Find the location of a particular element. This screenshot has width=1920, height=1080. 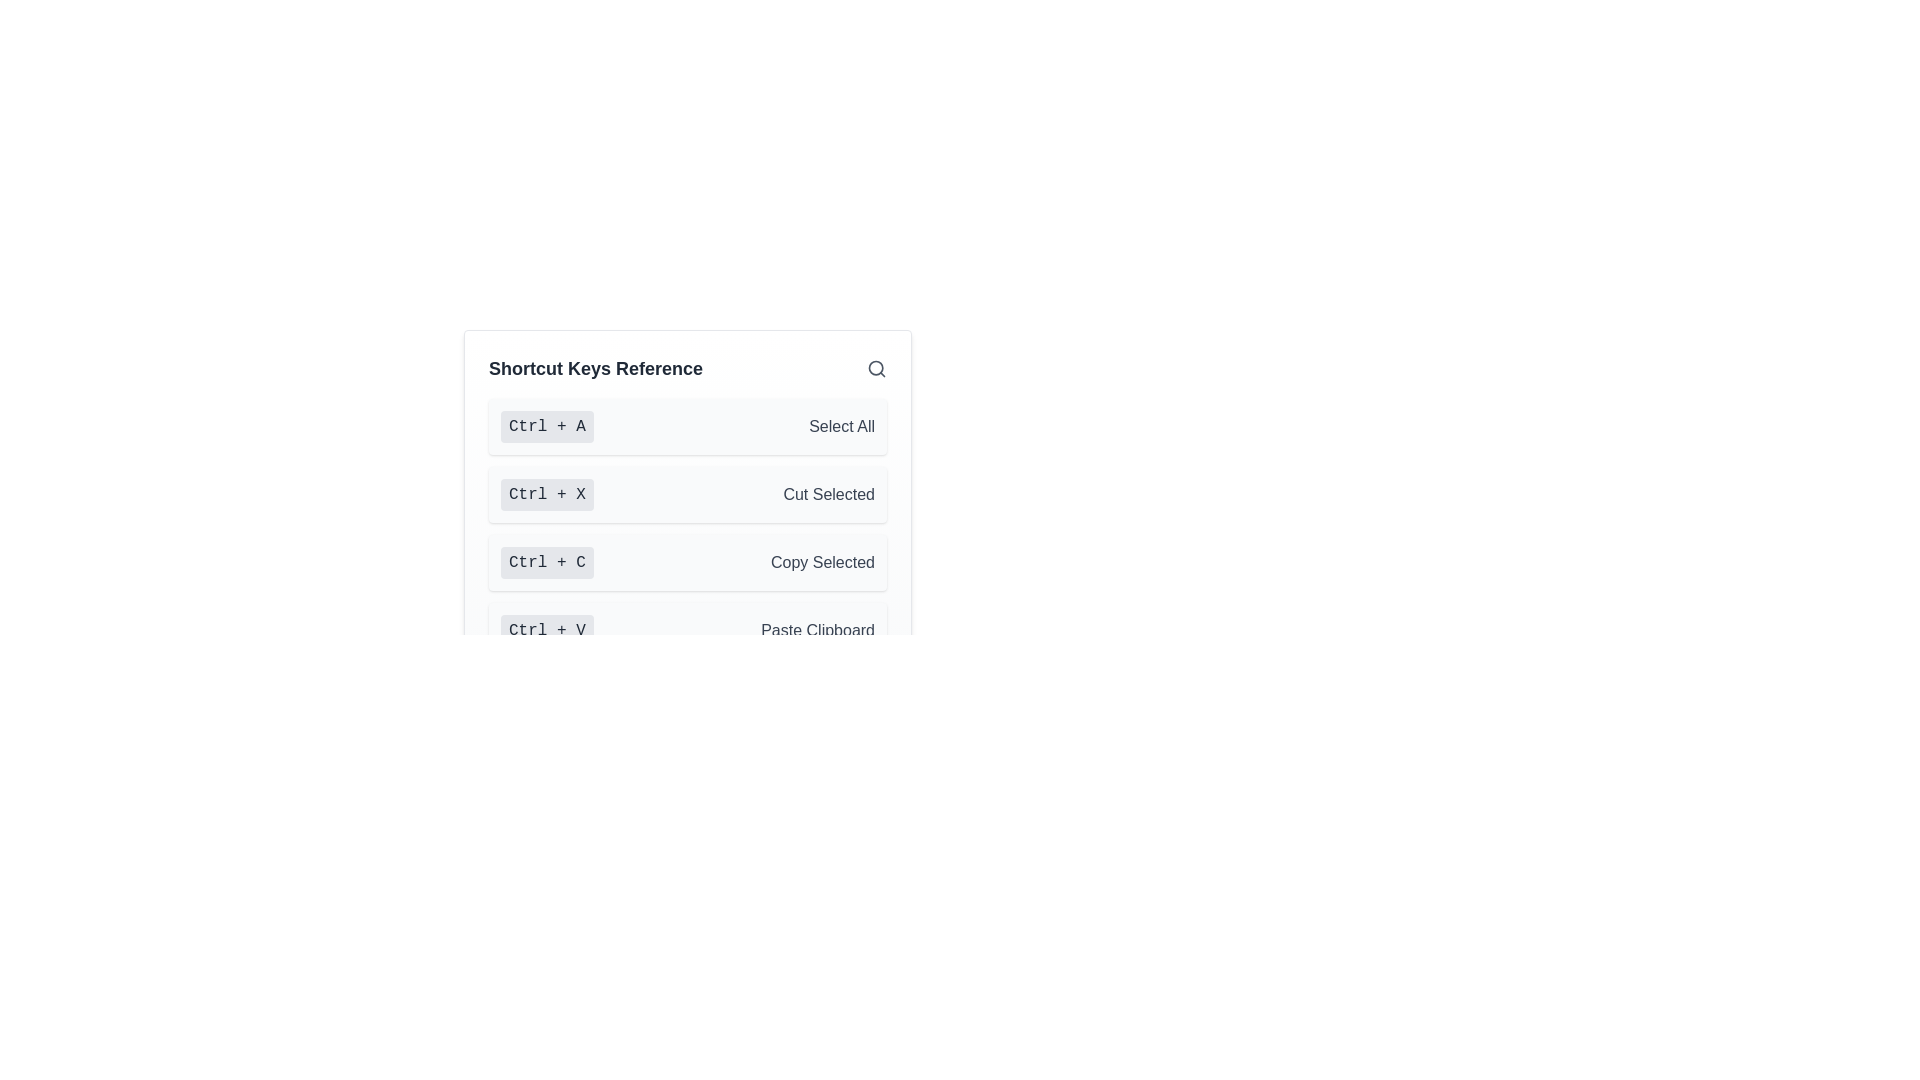

the SVG circle that visually represents the lens in the search icon located in the top-right corner of the user interface is located at coordinates (876, 368).